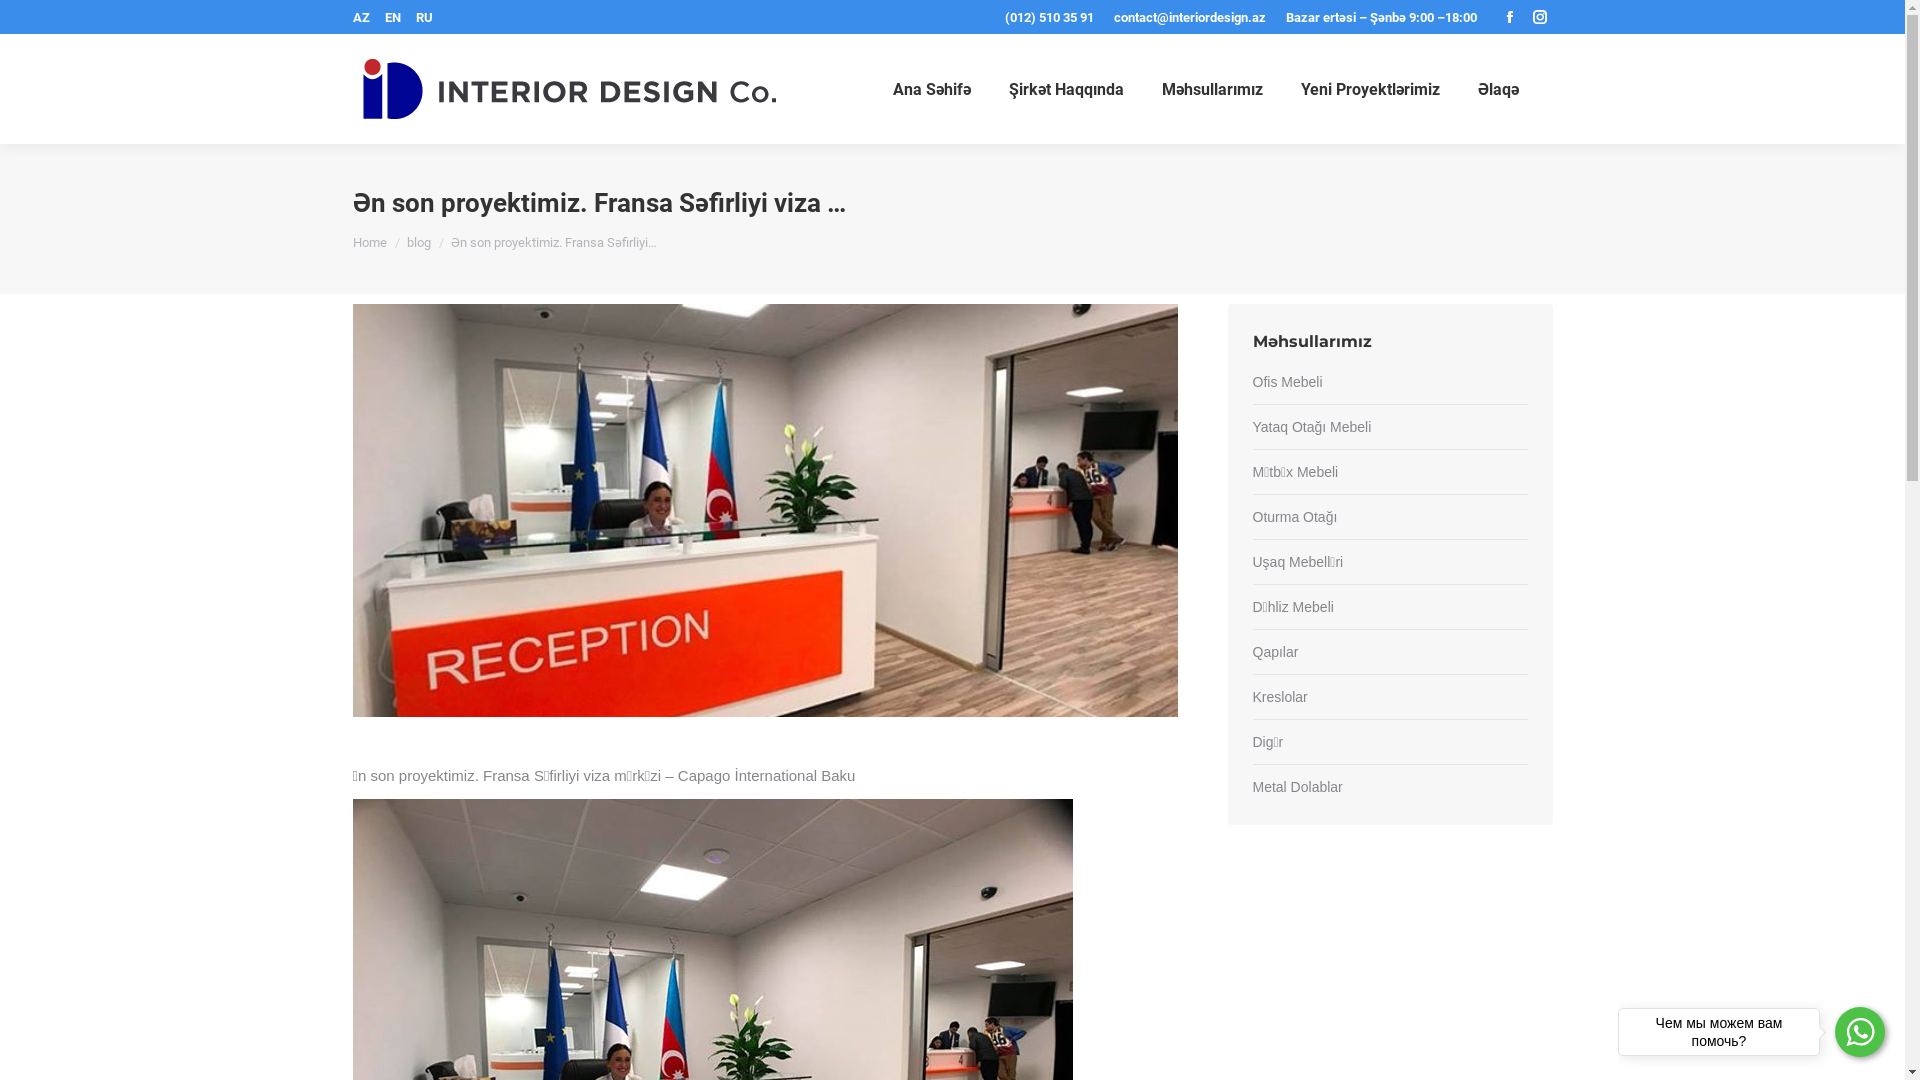 The width and height of the screenshot is (1920, 1080). Describe the element at coordinates (1278, 696) in the screenshot. I see `'Kreslolar'` at that location.